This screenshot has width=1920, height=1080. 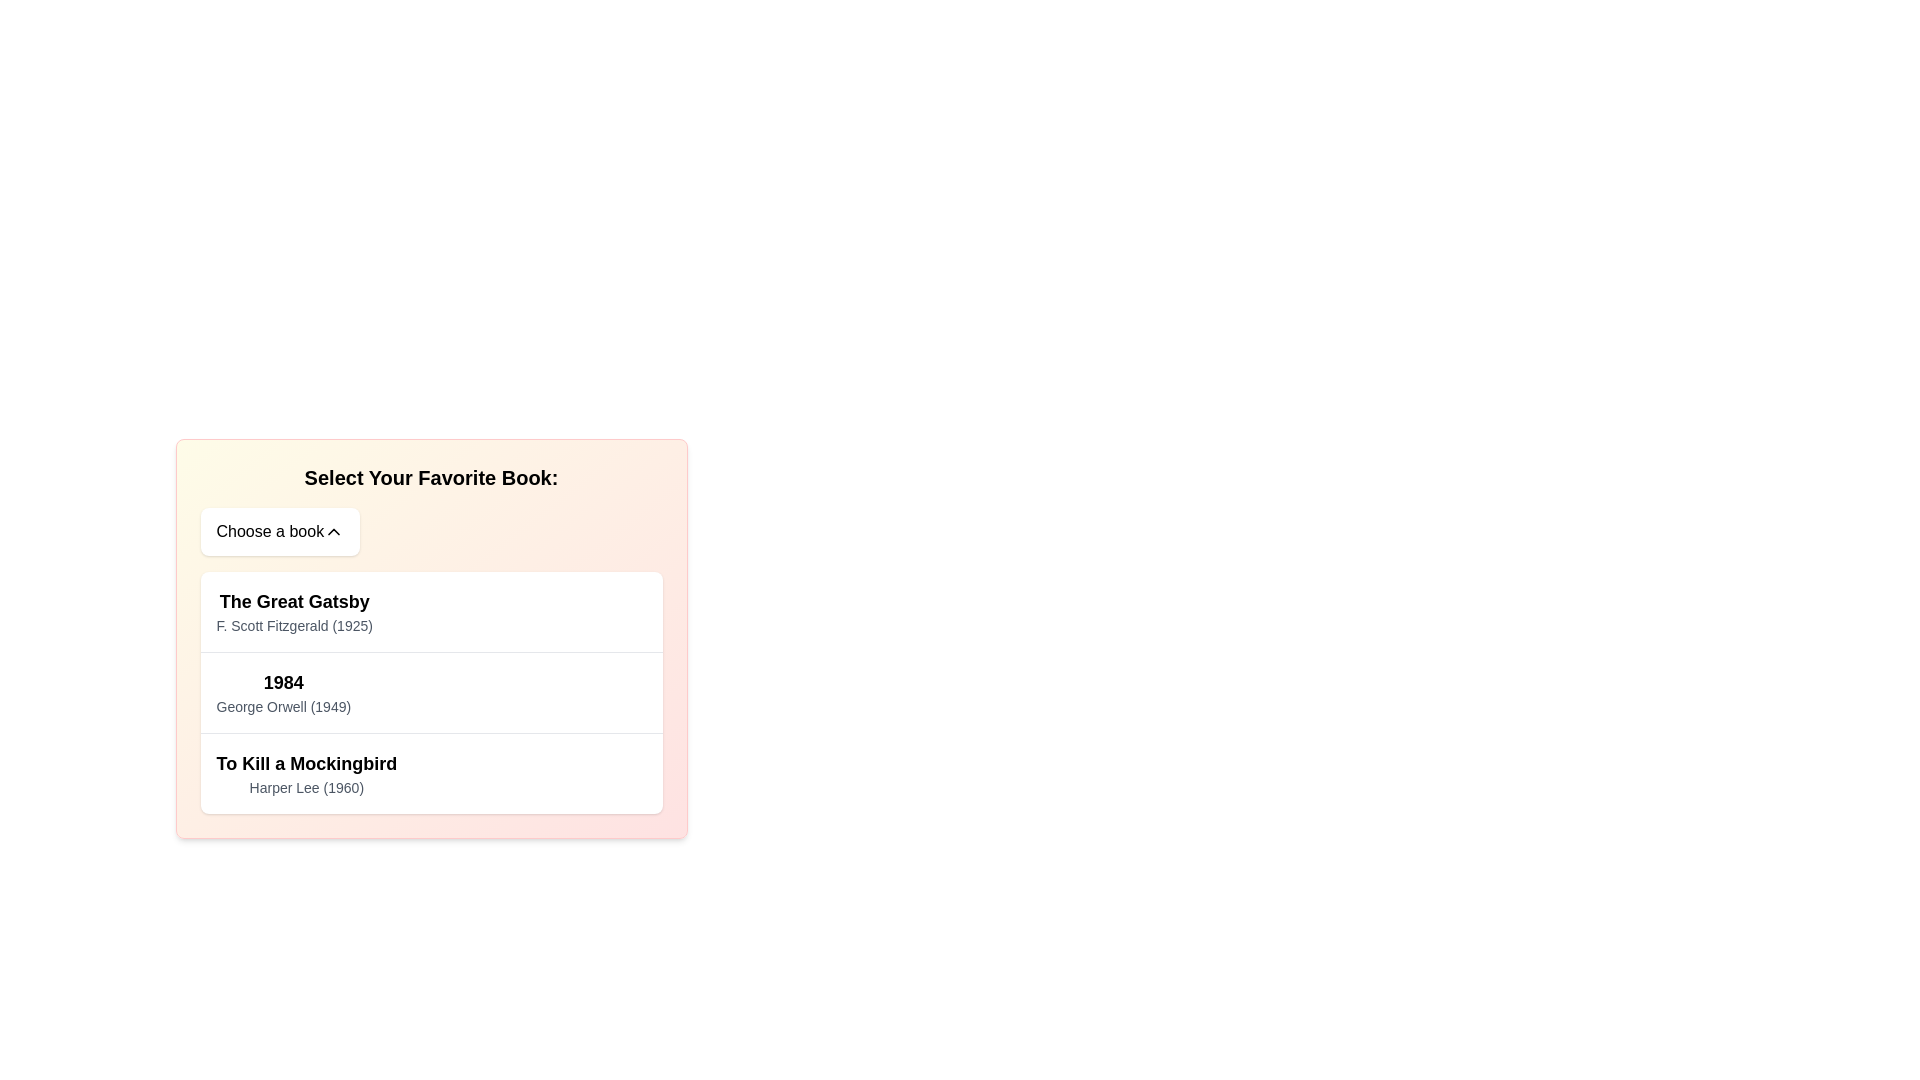 I want to click on the 'Choose a book' button, which is a white rectangular button with rounded corners, located below the title 'Select Your Favorite Book:', for focus, so click(x=279, y=531).